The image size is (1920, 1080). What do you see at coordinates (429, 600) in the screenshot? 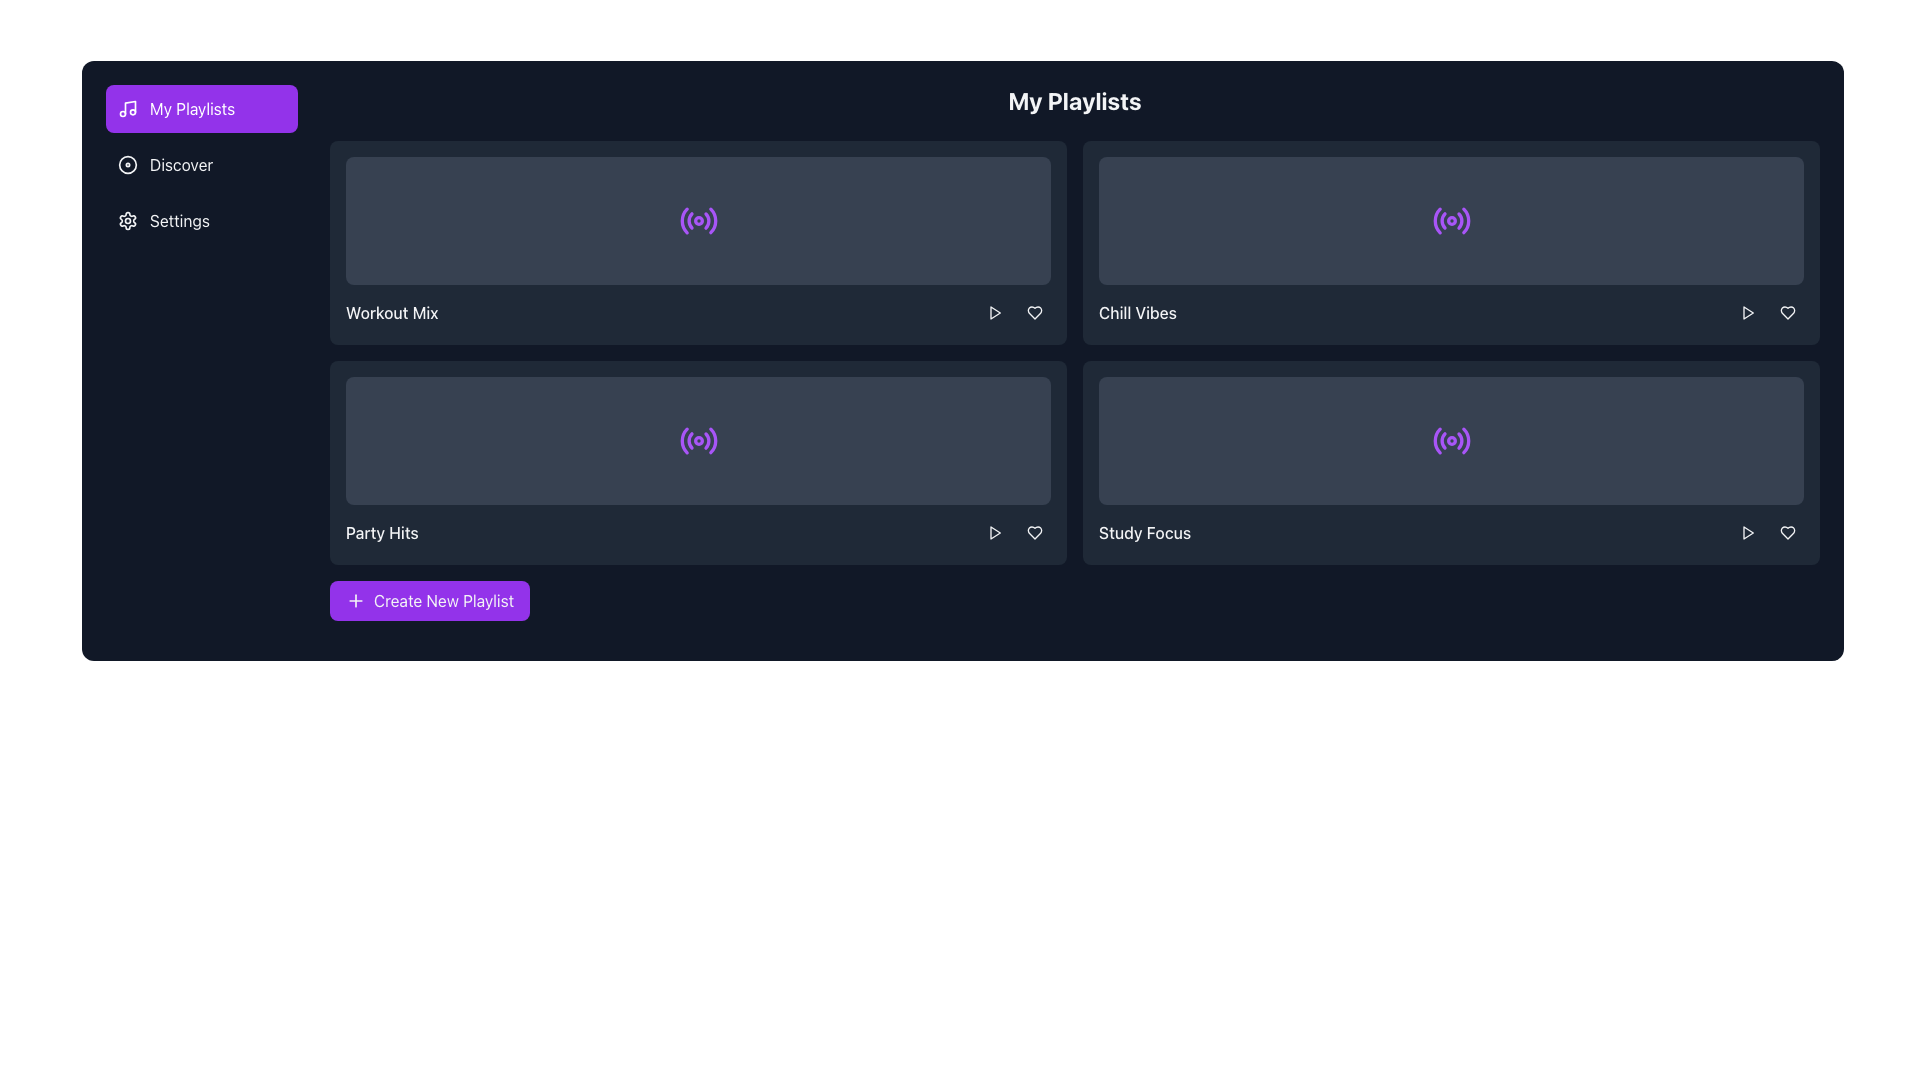
I see `keyboard navigation` at bounding box center [429, 600].